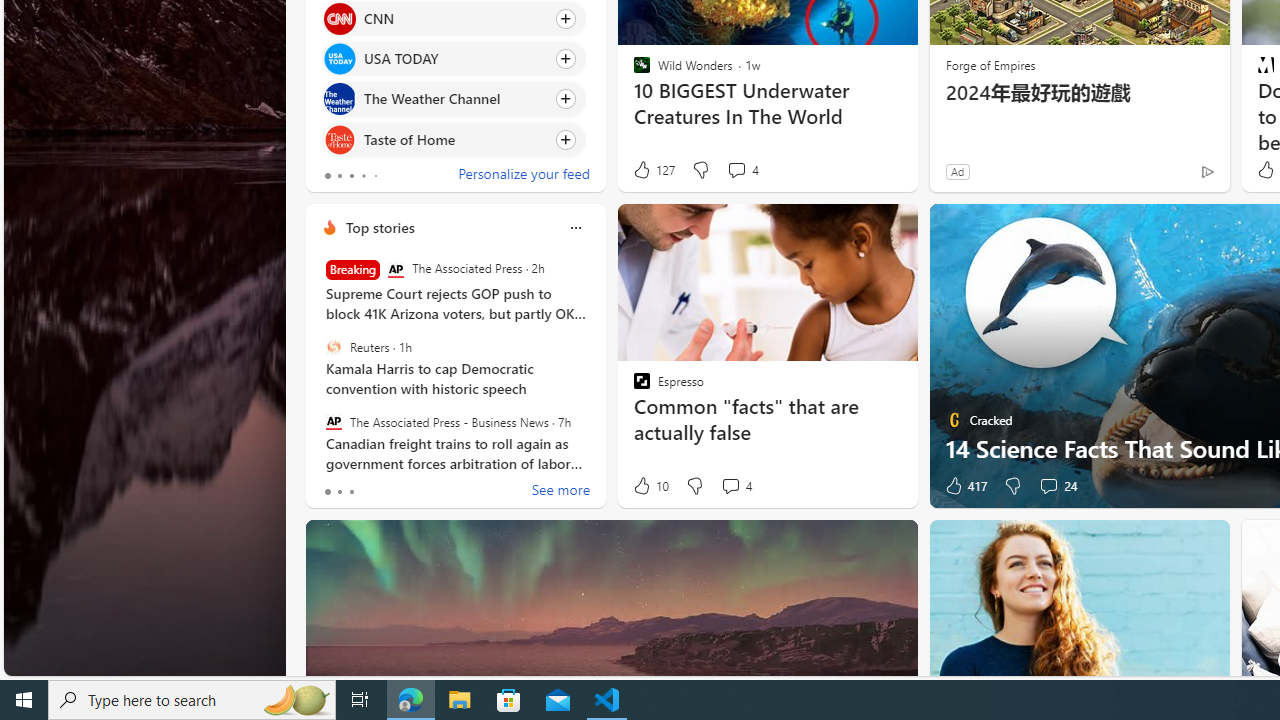 The height and width of the screenshot is (720, 1280). What do you see at coordinates (653, 169) in the screenshot?
I see `'127 Like'` at bounding box center [653, 169].